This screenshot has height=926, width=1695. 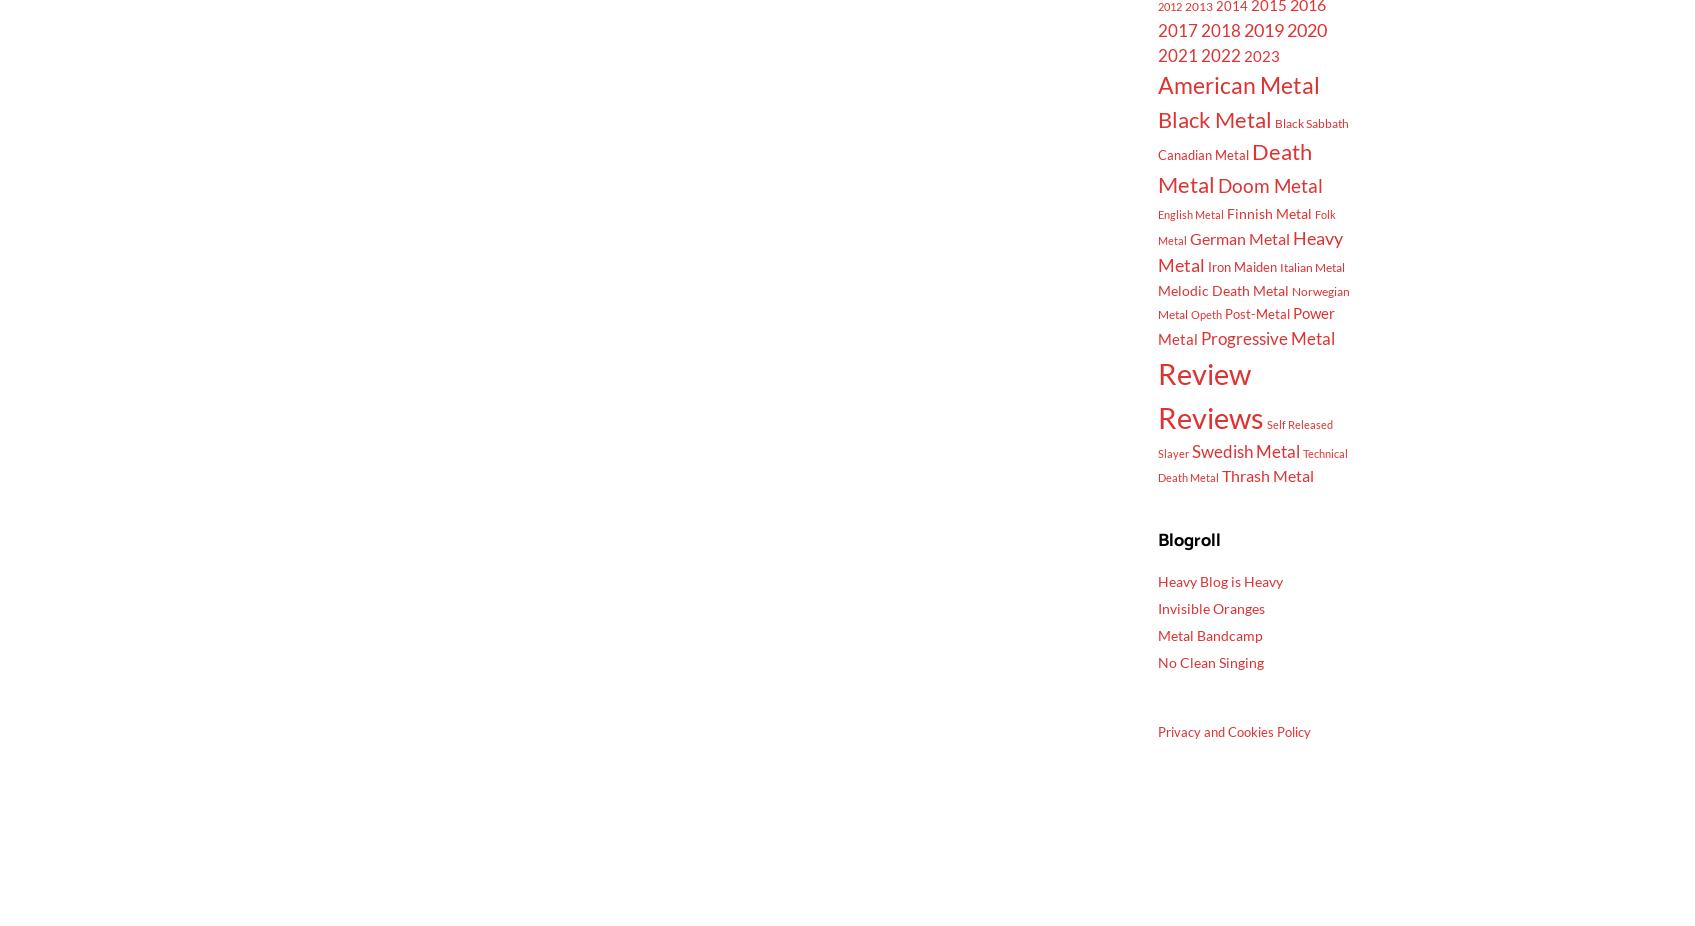 I want to click on 'Slayer', so click(x=1171, y=453).